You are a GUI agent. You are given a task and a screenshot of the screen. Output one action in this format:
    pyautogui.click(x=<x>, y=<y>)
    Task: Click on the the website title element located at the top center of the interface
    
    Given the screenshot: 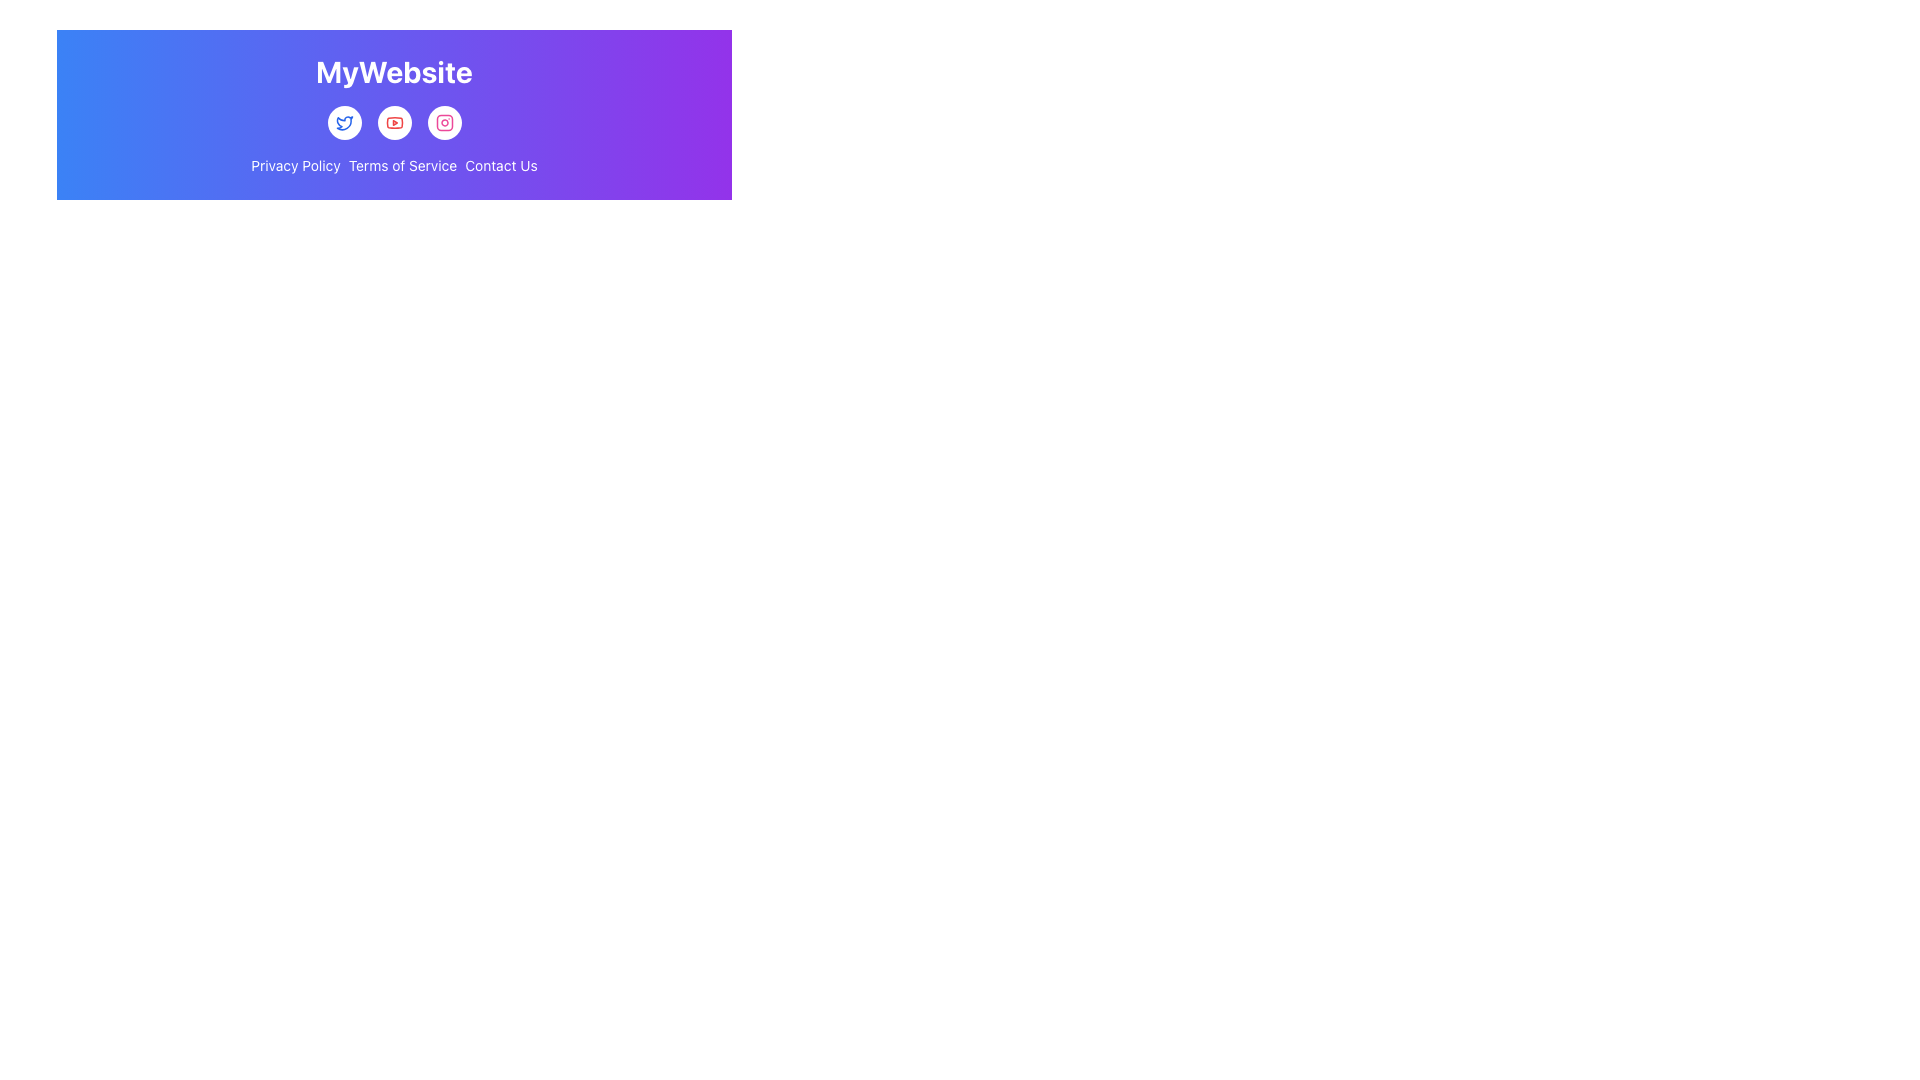 What is the action you would take?
    pyautogui.click(x=394, y=71)
    